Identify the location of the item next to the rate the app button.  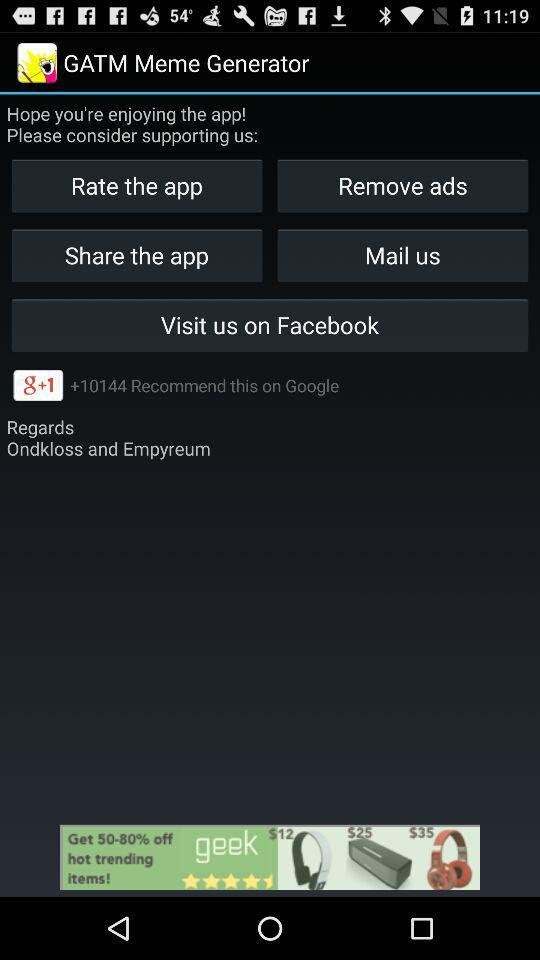
(402, 254).